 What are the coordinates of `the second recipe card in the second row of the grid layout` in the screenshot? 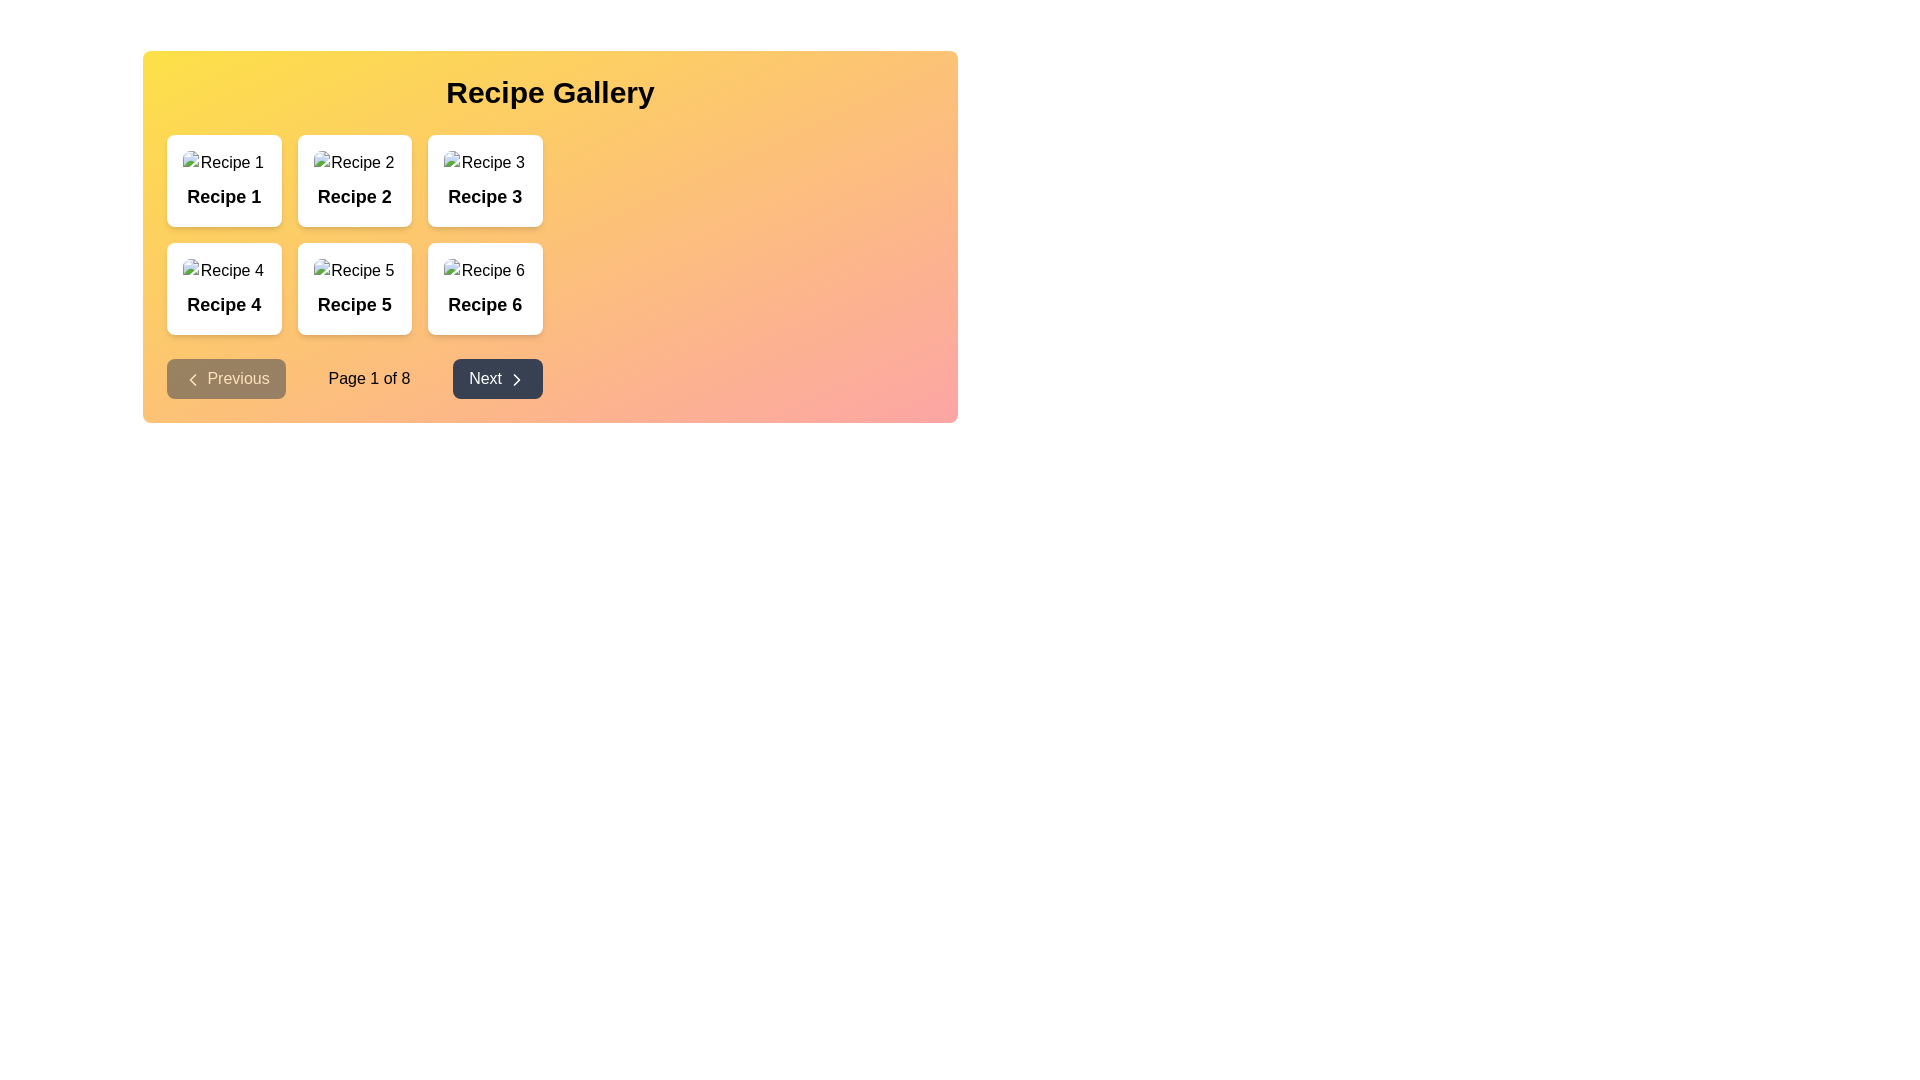 It's located at (354, 265).